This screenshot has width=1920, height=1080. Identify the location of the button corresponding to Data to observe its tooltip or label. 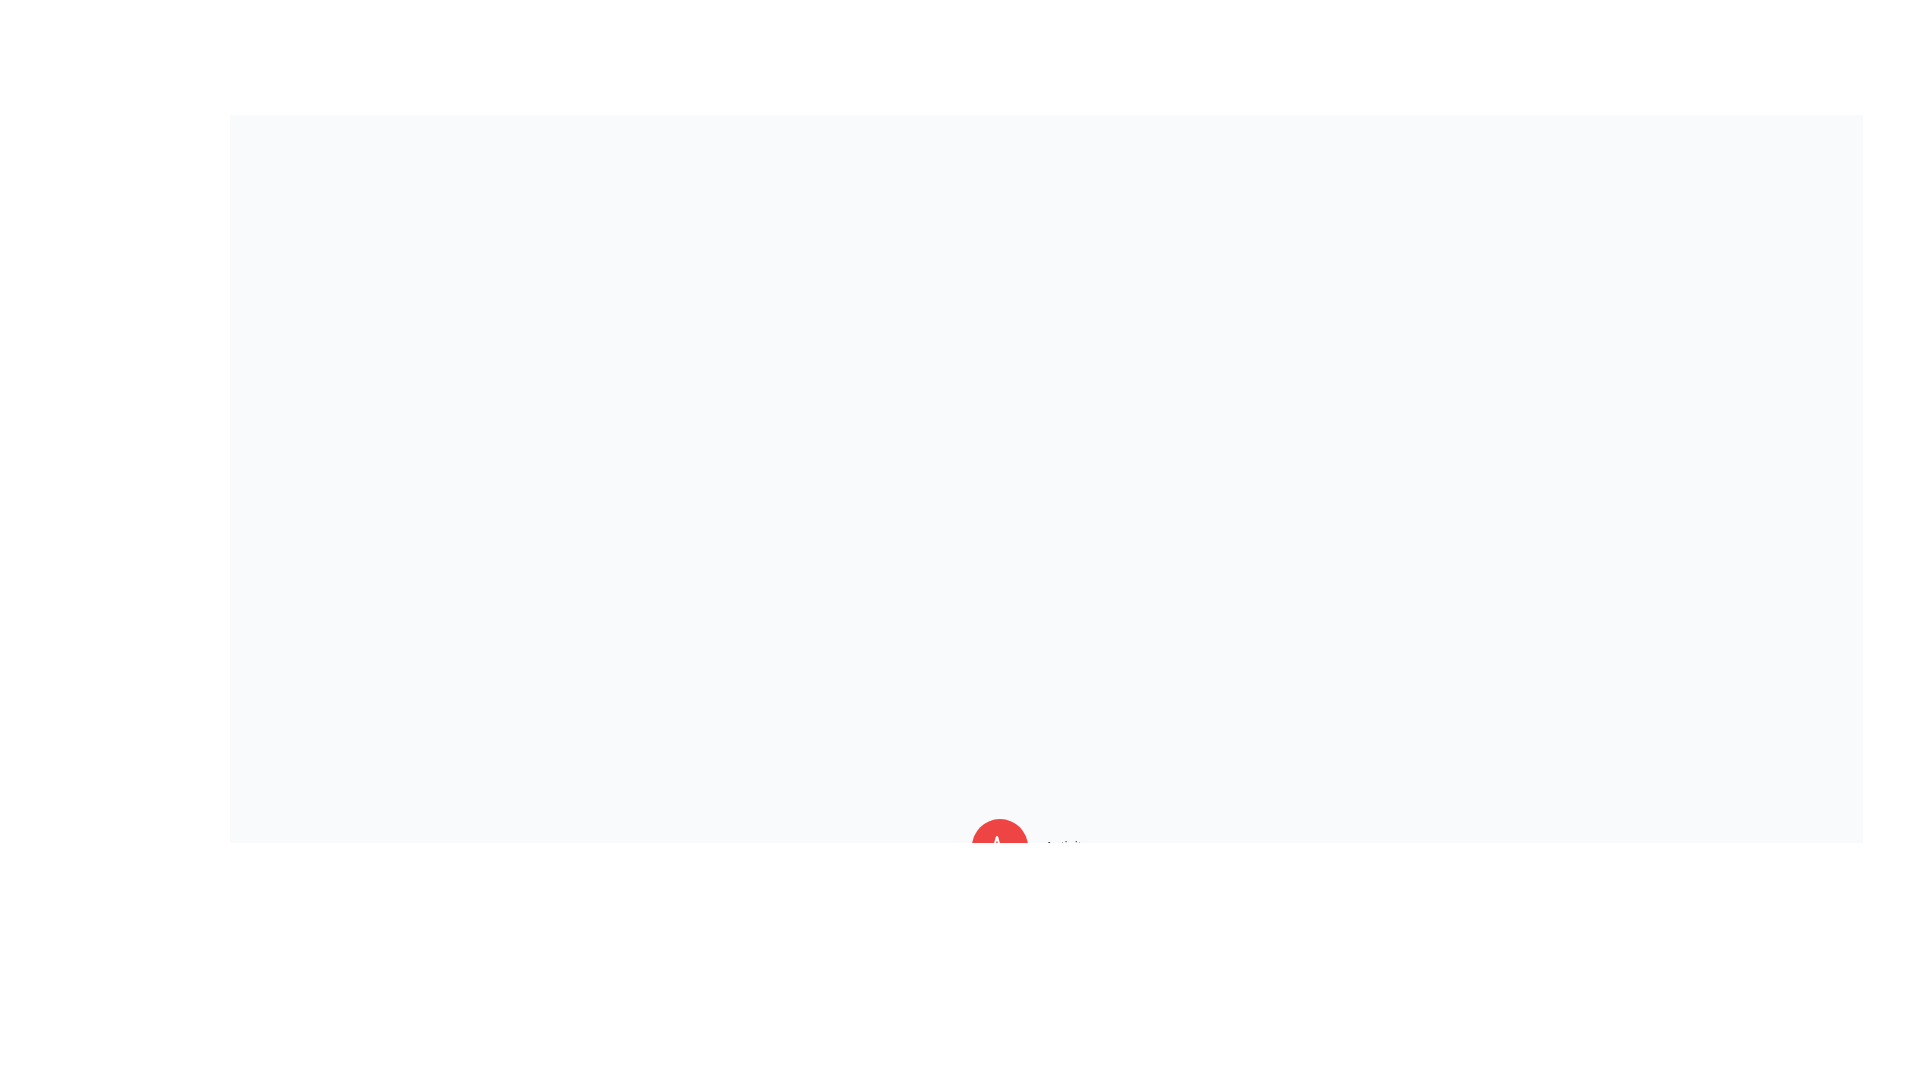
(1000, 1062).